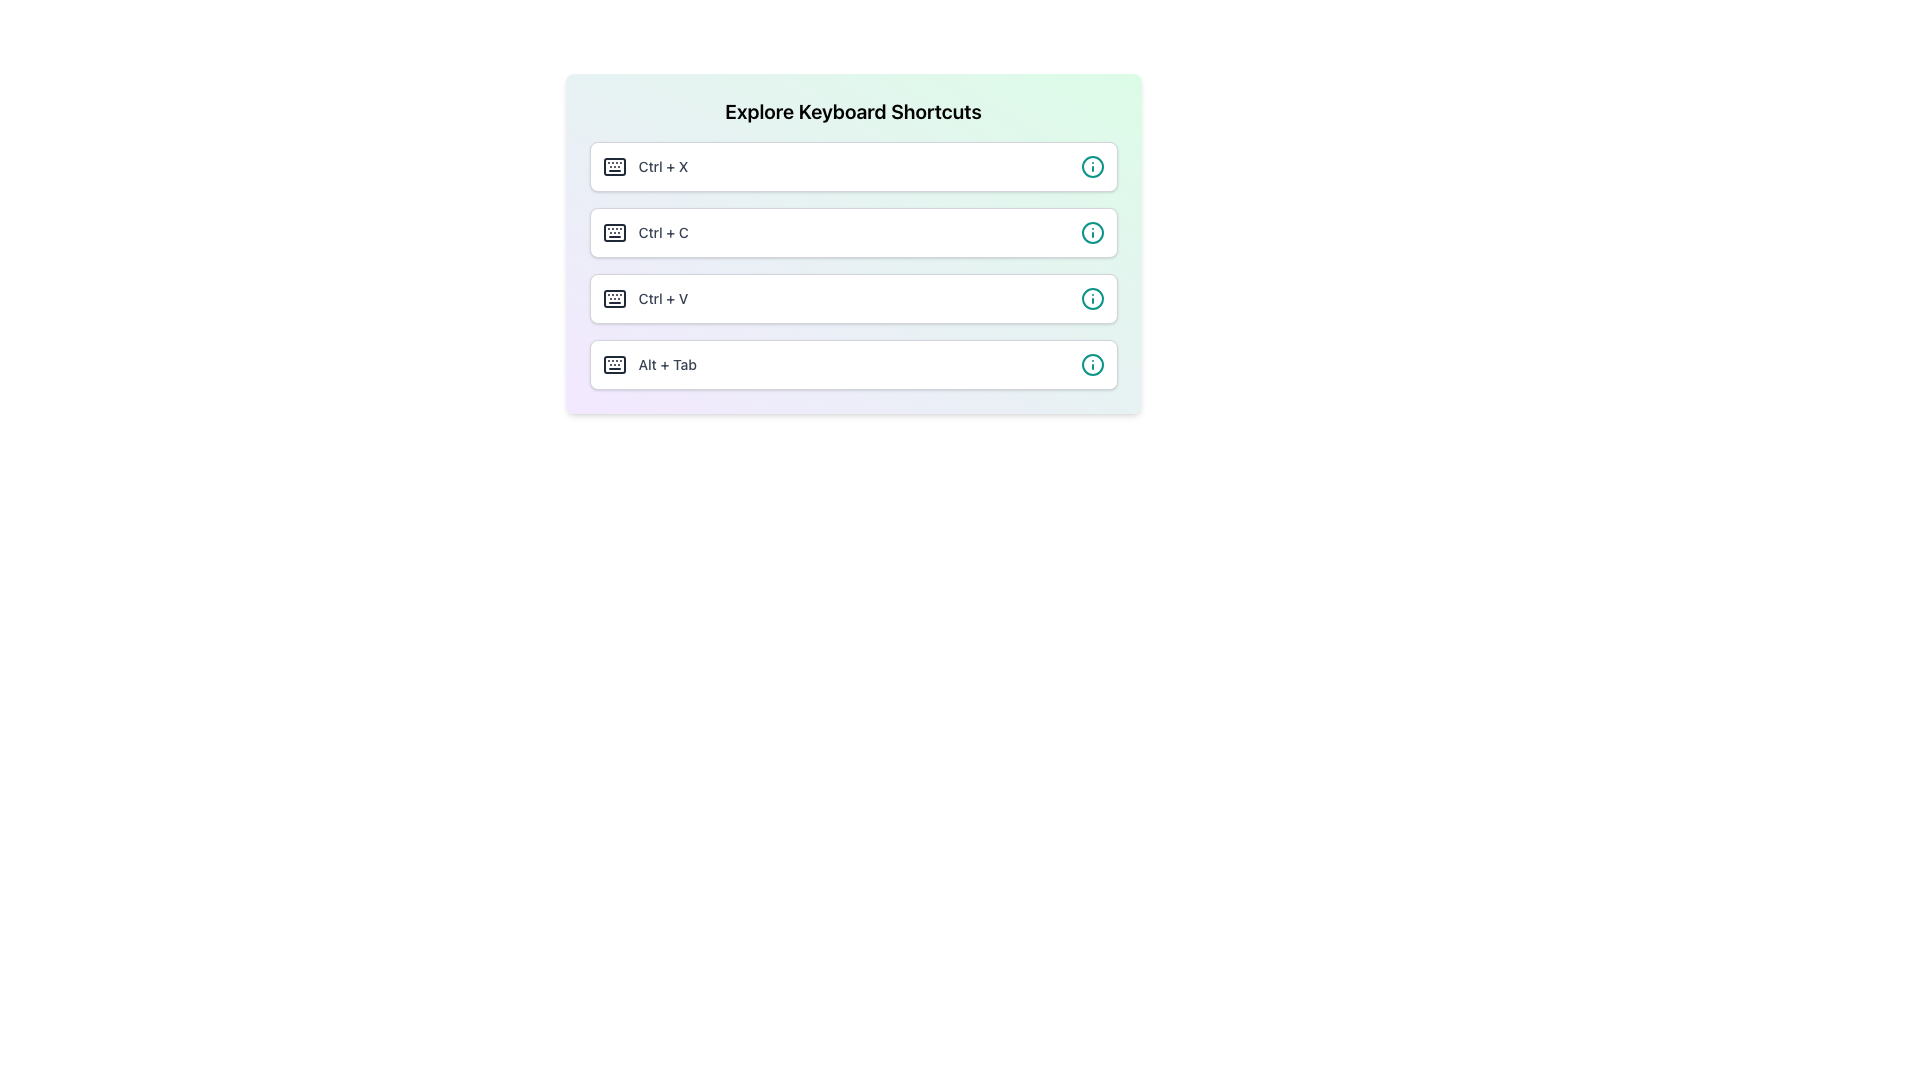 The width and height of the screenshot is (1920, 1080). I want to click on the keyboard icon, which has a dark gray outline and represents keyboard keys, located as the leftmost component in the group labeled 'Alt + Tab', so click(613, 365).